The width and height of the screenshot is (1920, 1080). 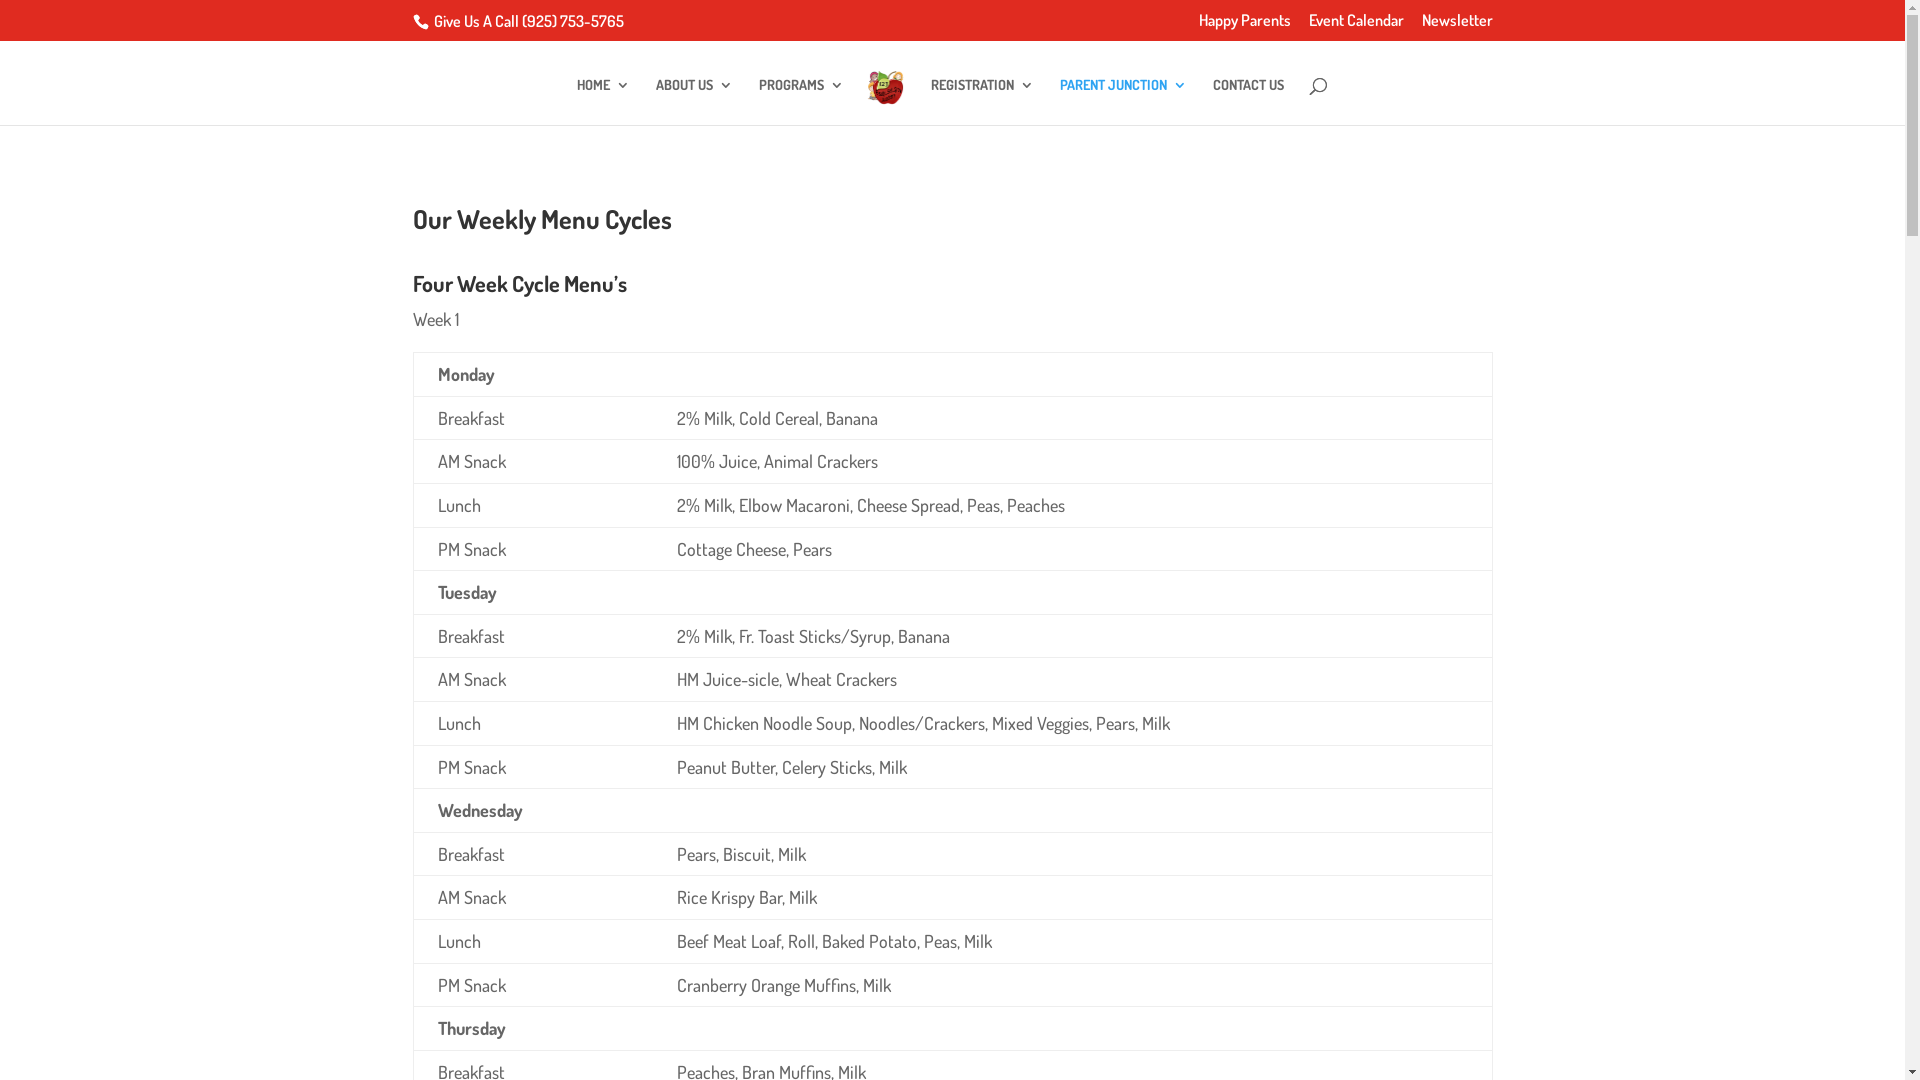 What do you see at coordinates (1242, 26) in the screenshot?
I see `'Happy Parents'` at bounding box center [1242, 26].